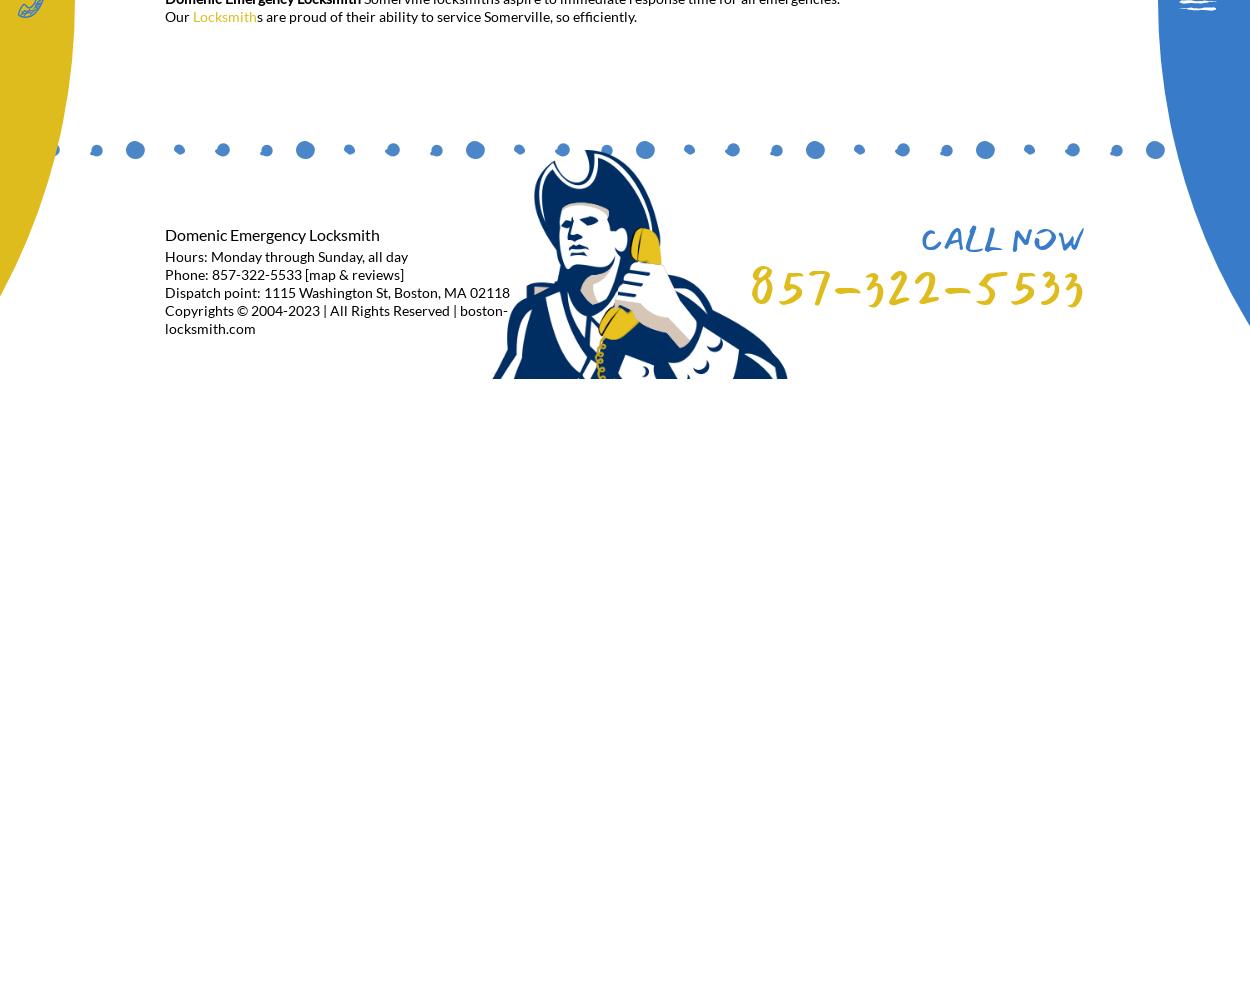 This screenshot has height=1000, width=1250. What do you see at coordinates (335, 318) in the screenshot?
I see `'Copyrights © 2004-2023 | All Rights Reserved | boston-locksmith.com'` at bounding box center [335, 318].